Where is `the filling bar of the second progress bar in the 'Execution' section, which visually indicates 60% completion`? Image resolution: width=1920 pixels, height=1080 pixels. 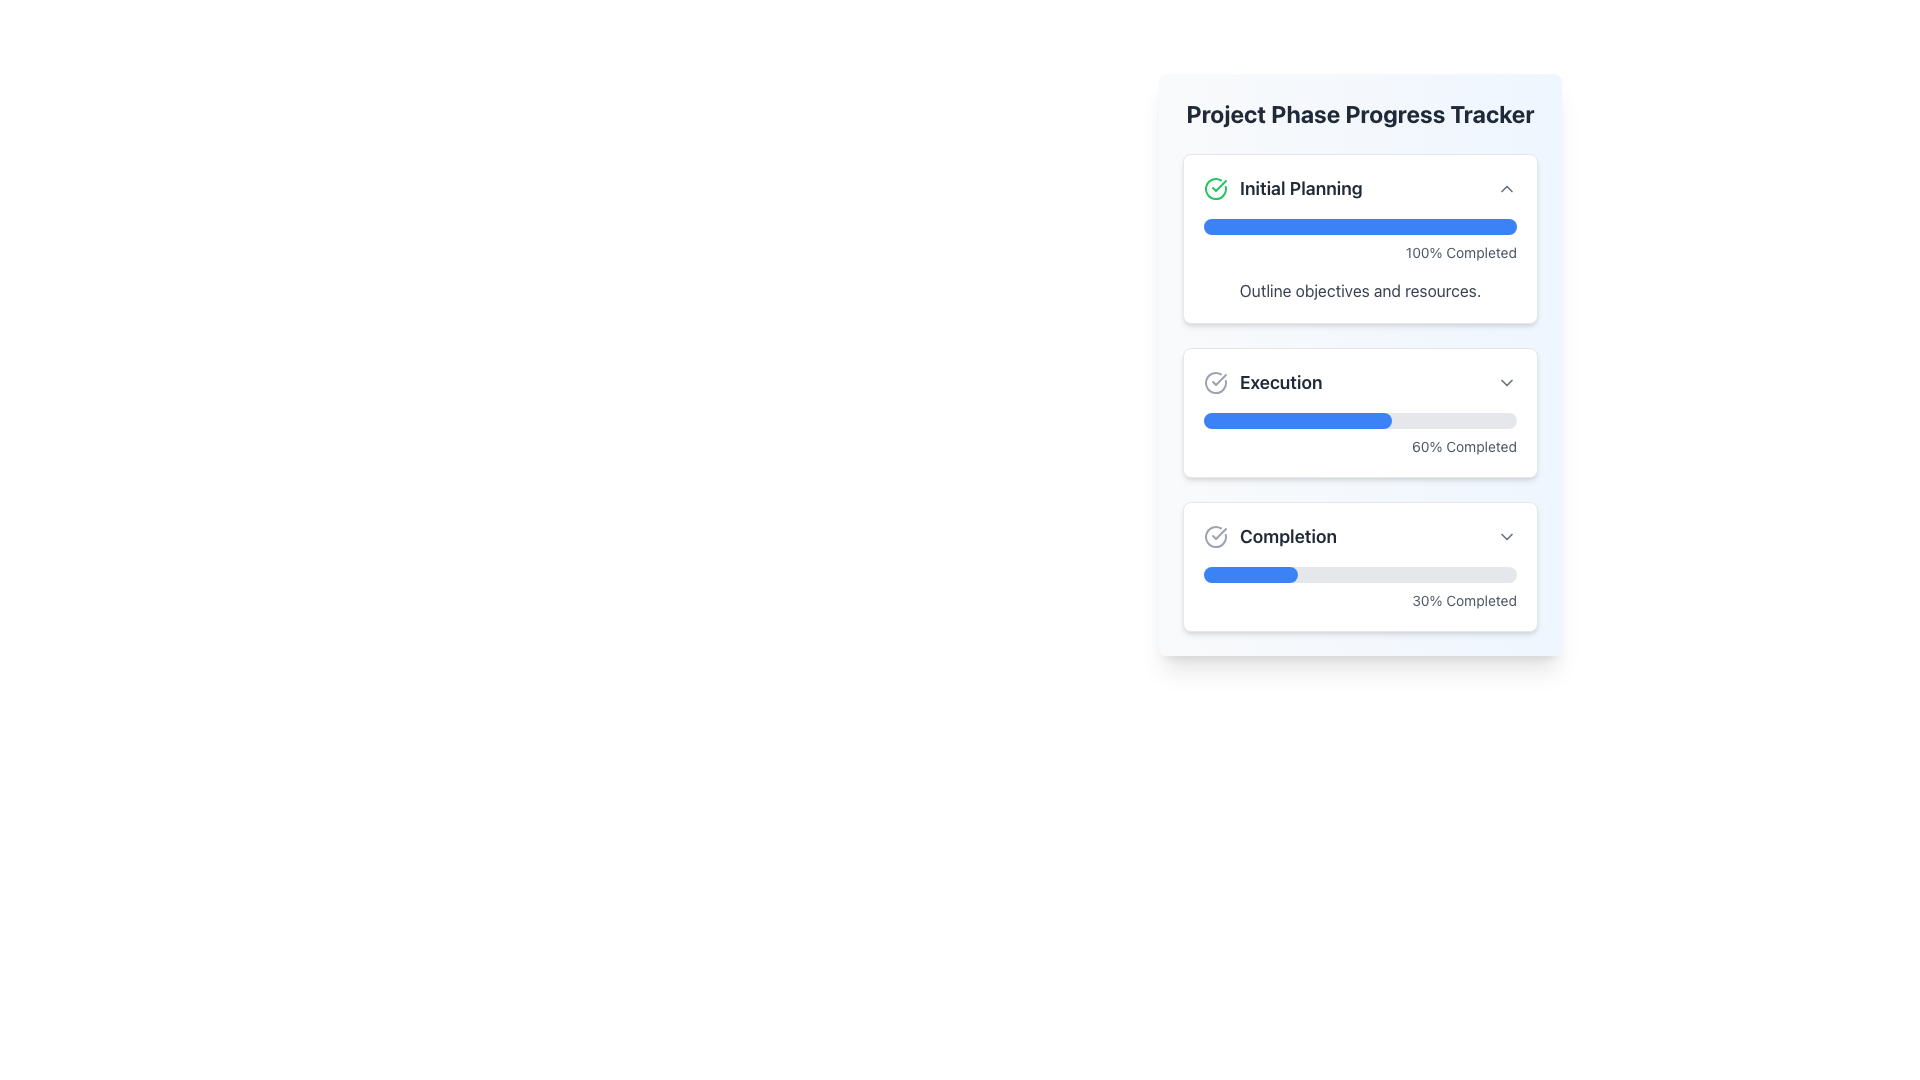 the filling bar of the second progress bar in the 'Execution' section, which visually indicates 60% completion is located at coordinates (1297, 419).